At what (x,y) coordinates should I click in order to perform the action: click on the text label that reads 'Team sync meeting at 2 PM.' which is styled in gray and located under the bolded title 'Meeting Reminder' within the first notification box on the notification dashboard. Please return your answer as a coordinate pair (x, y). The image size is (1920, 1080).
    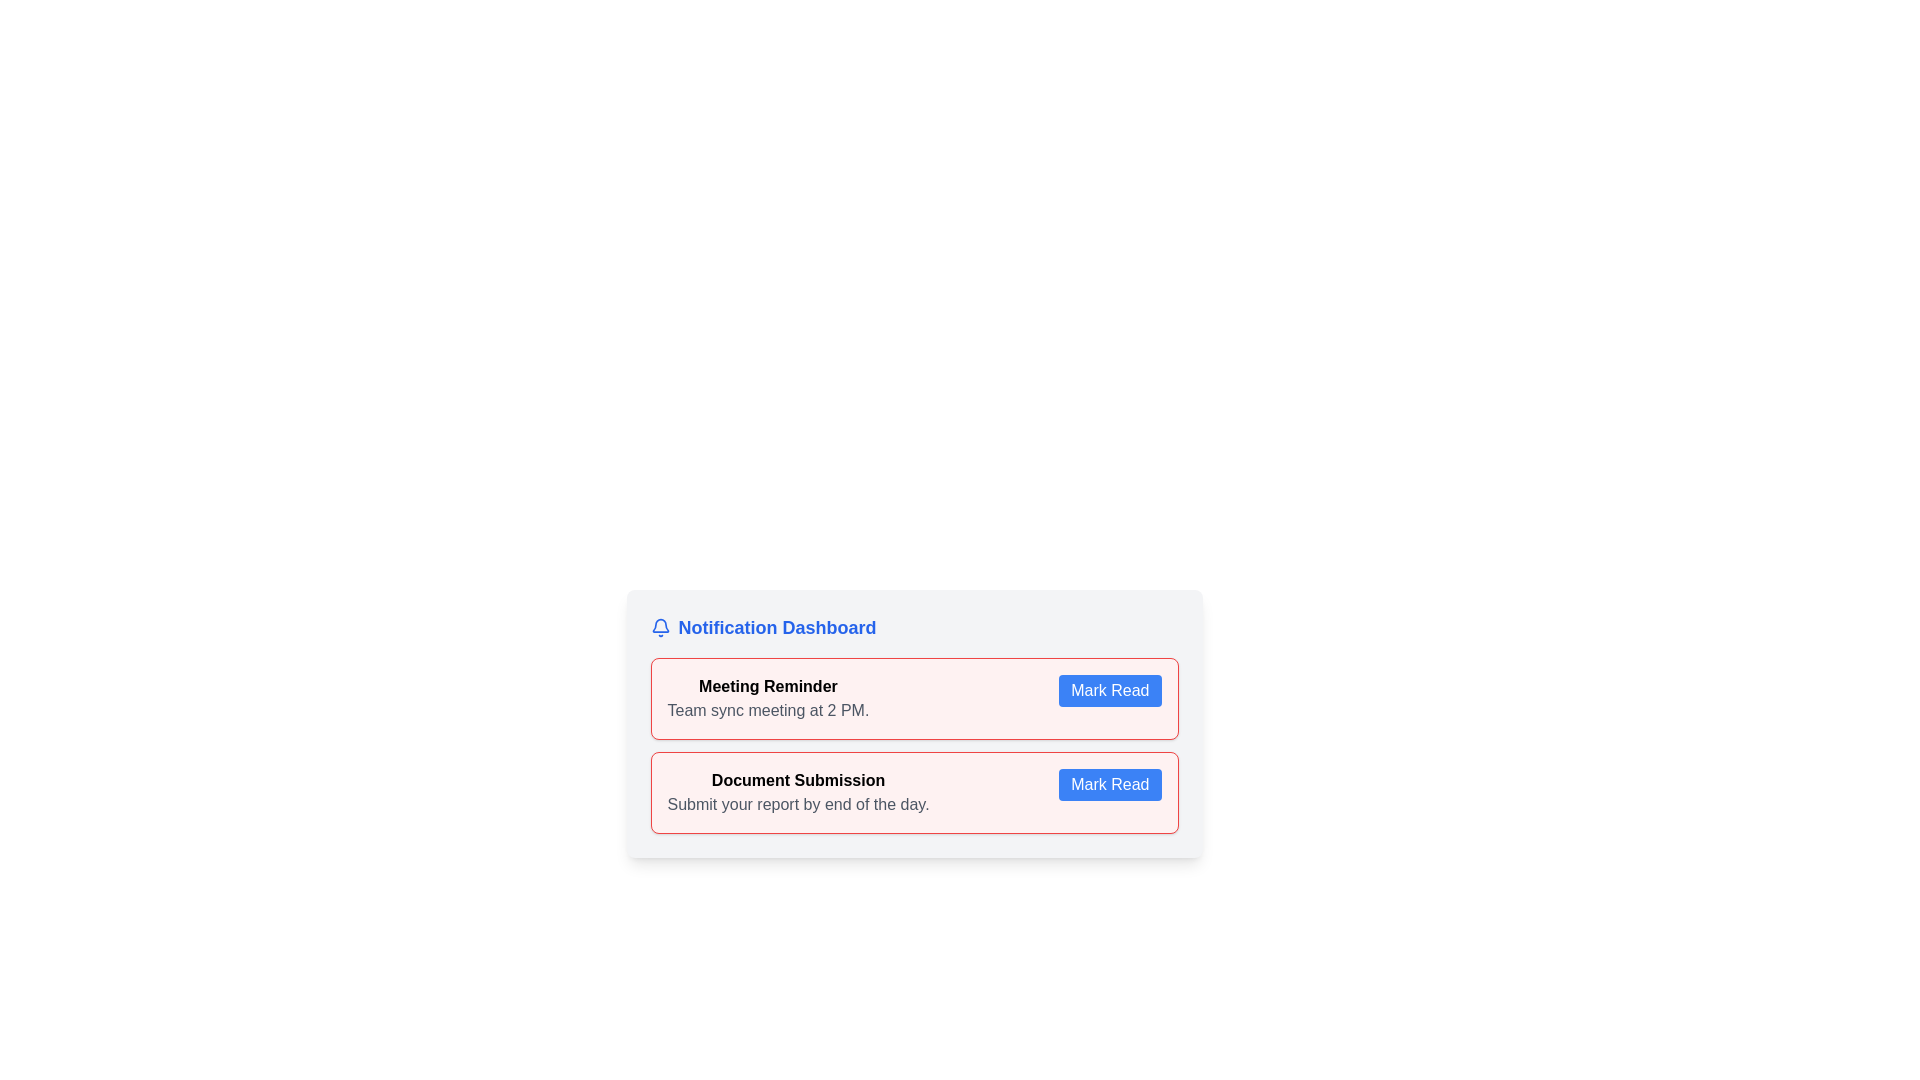
    Looking at the image, I should click on (767, 709).